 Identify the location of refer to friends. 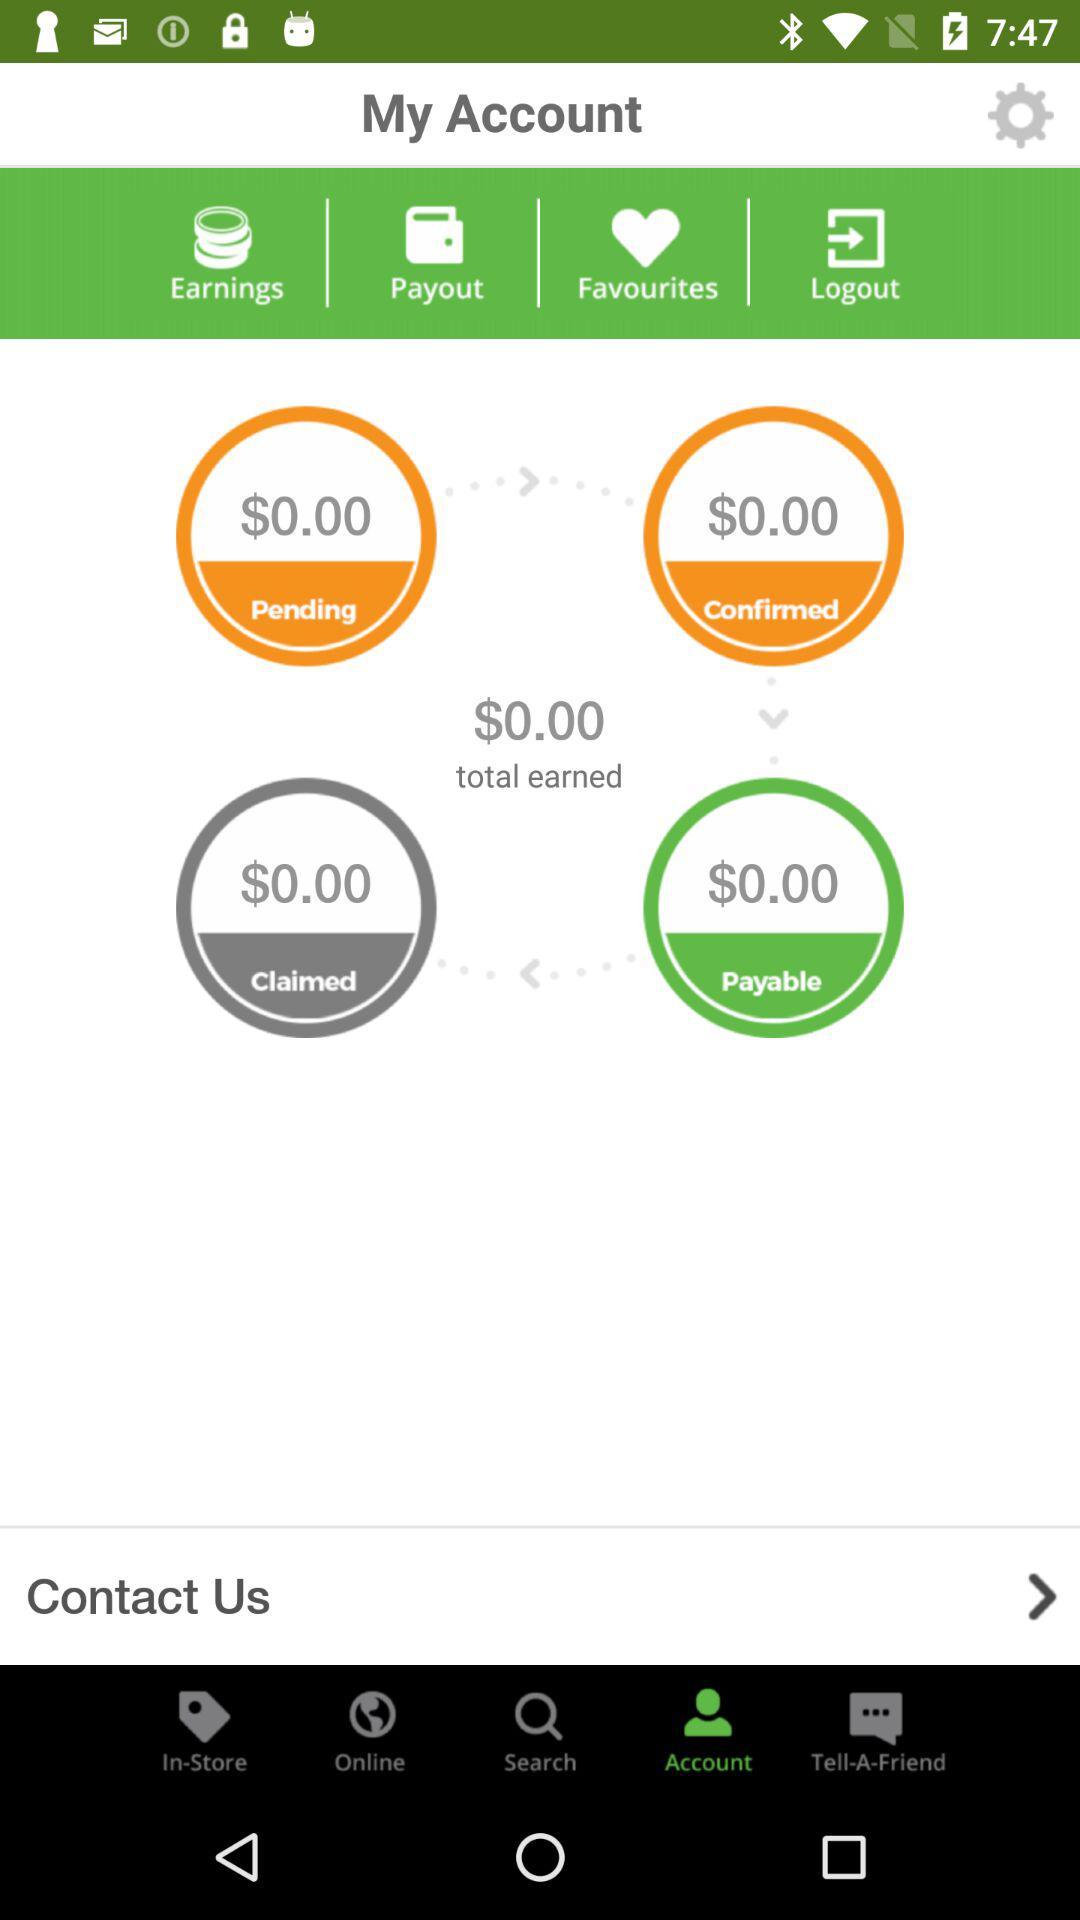
(874, 1728).